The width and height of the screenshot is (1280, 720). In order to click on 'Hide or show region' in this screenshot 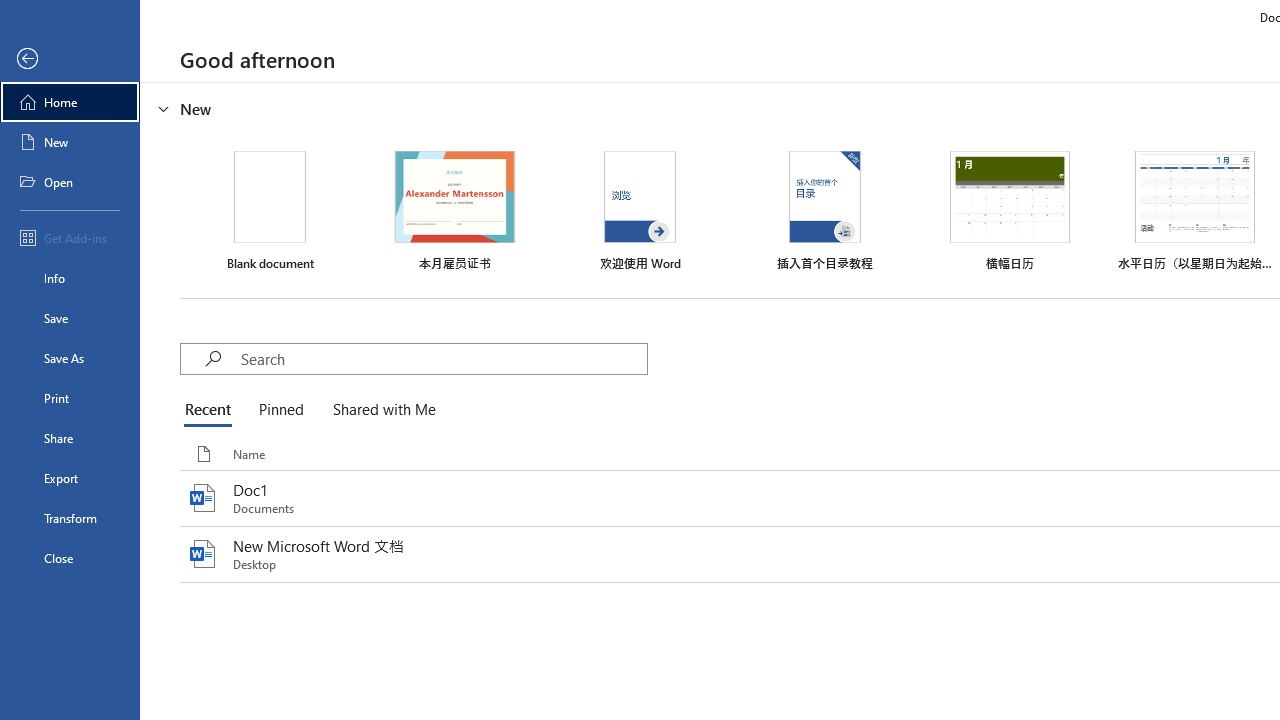, I will do `click(164, 109)`.